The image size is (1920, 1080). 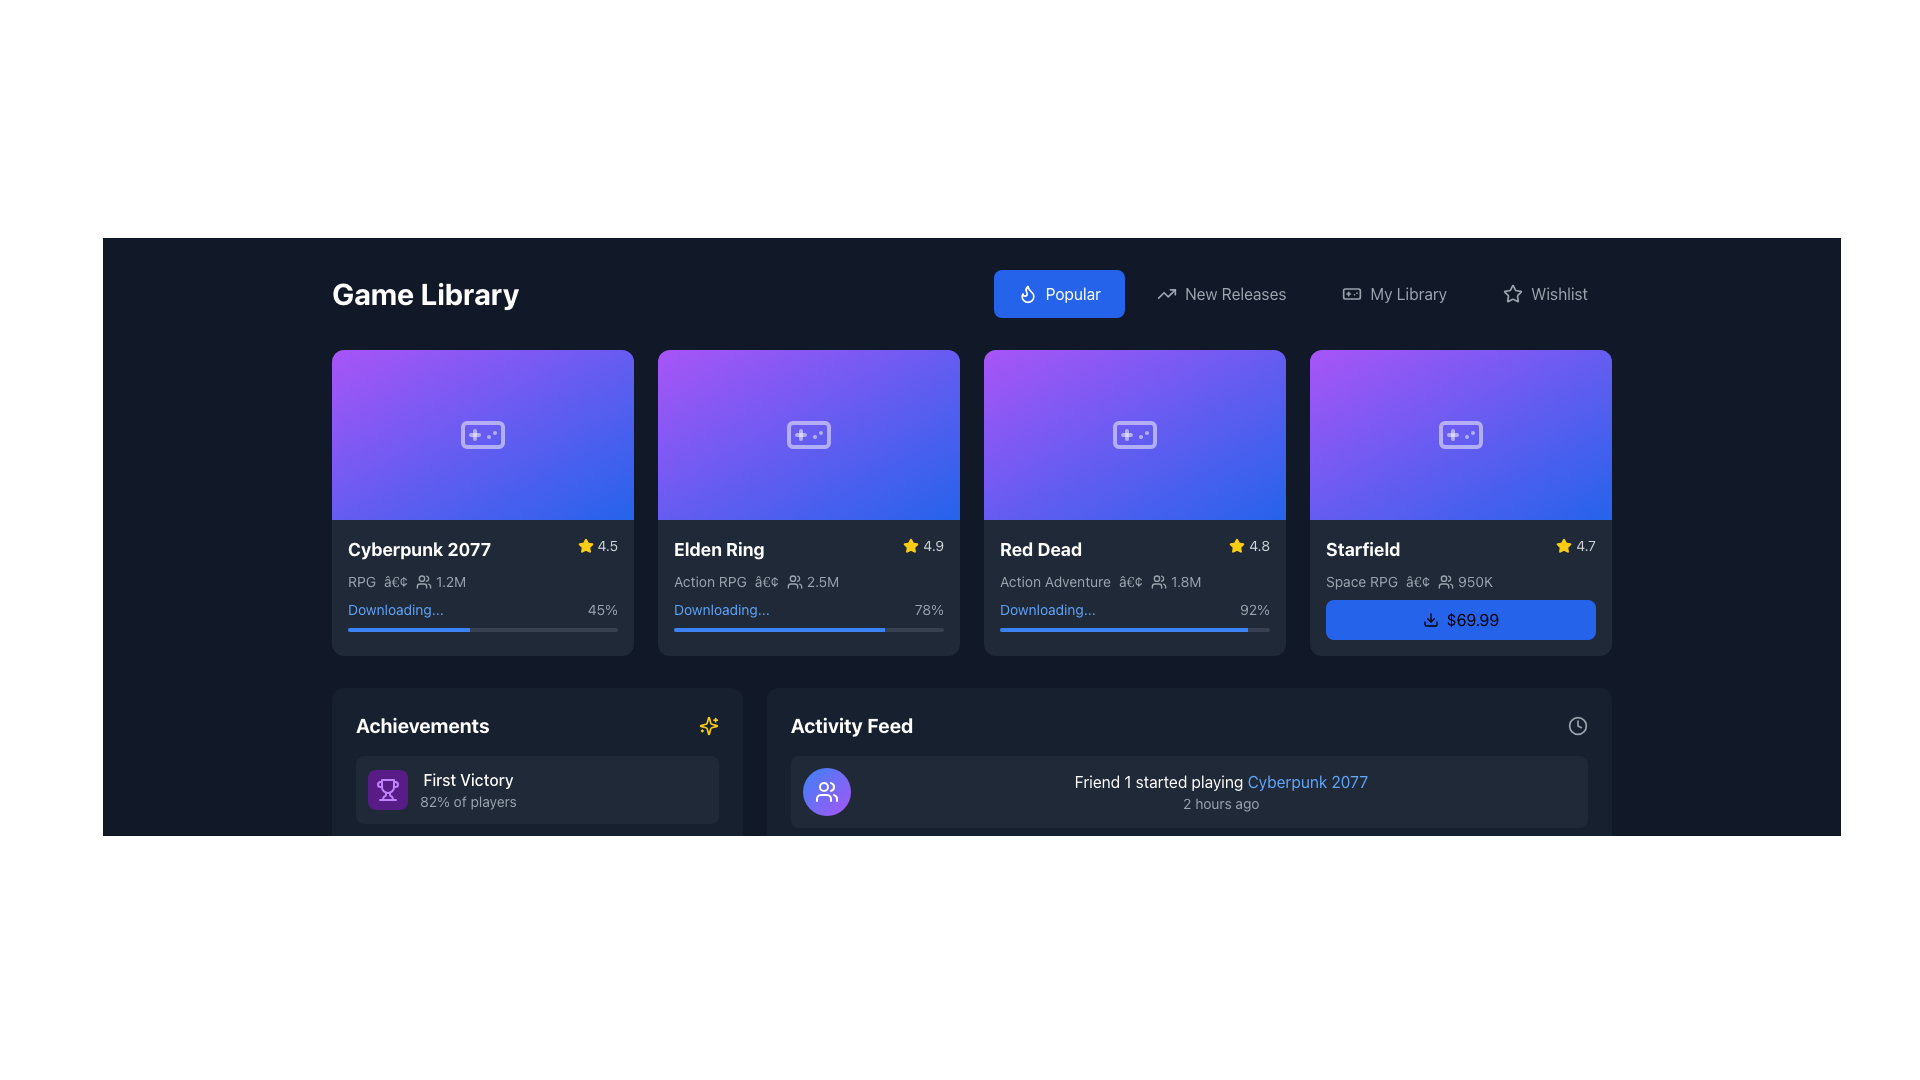 I want to click on the text label identifying the game 'Elden Ring' within the gaming library interface, located to the left of the star rating, so click(x=719, y=549).